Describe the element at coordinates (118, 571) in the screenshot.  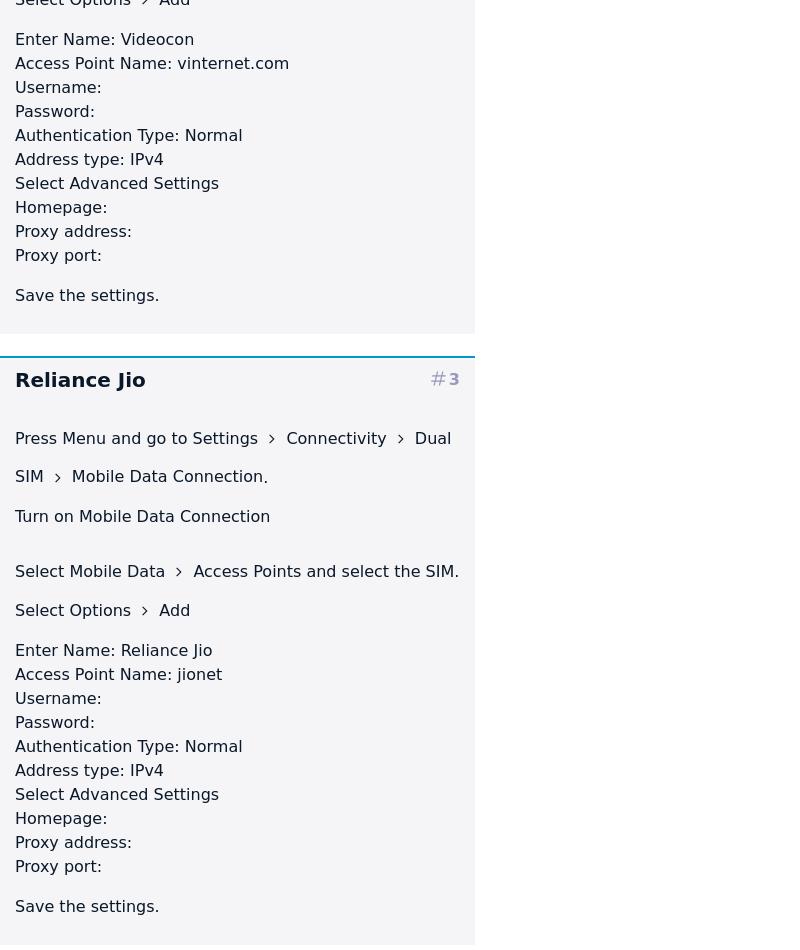
I see `'Mobile Data'` at that location.